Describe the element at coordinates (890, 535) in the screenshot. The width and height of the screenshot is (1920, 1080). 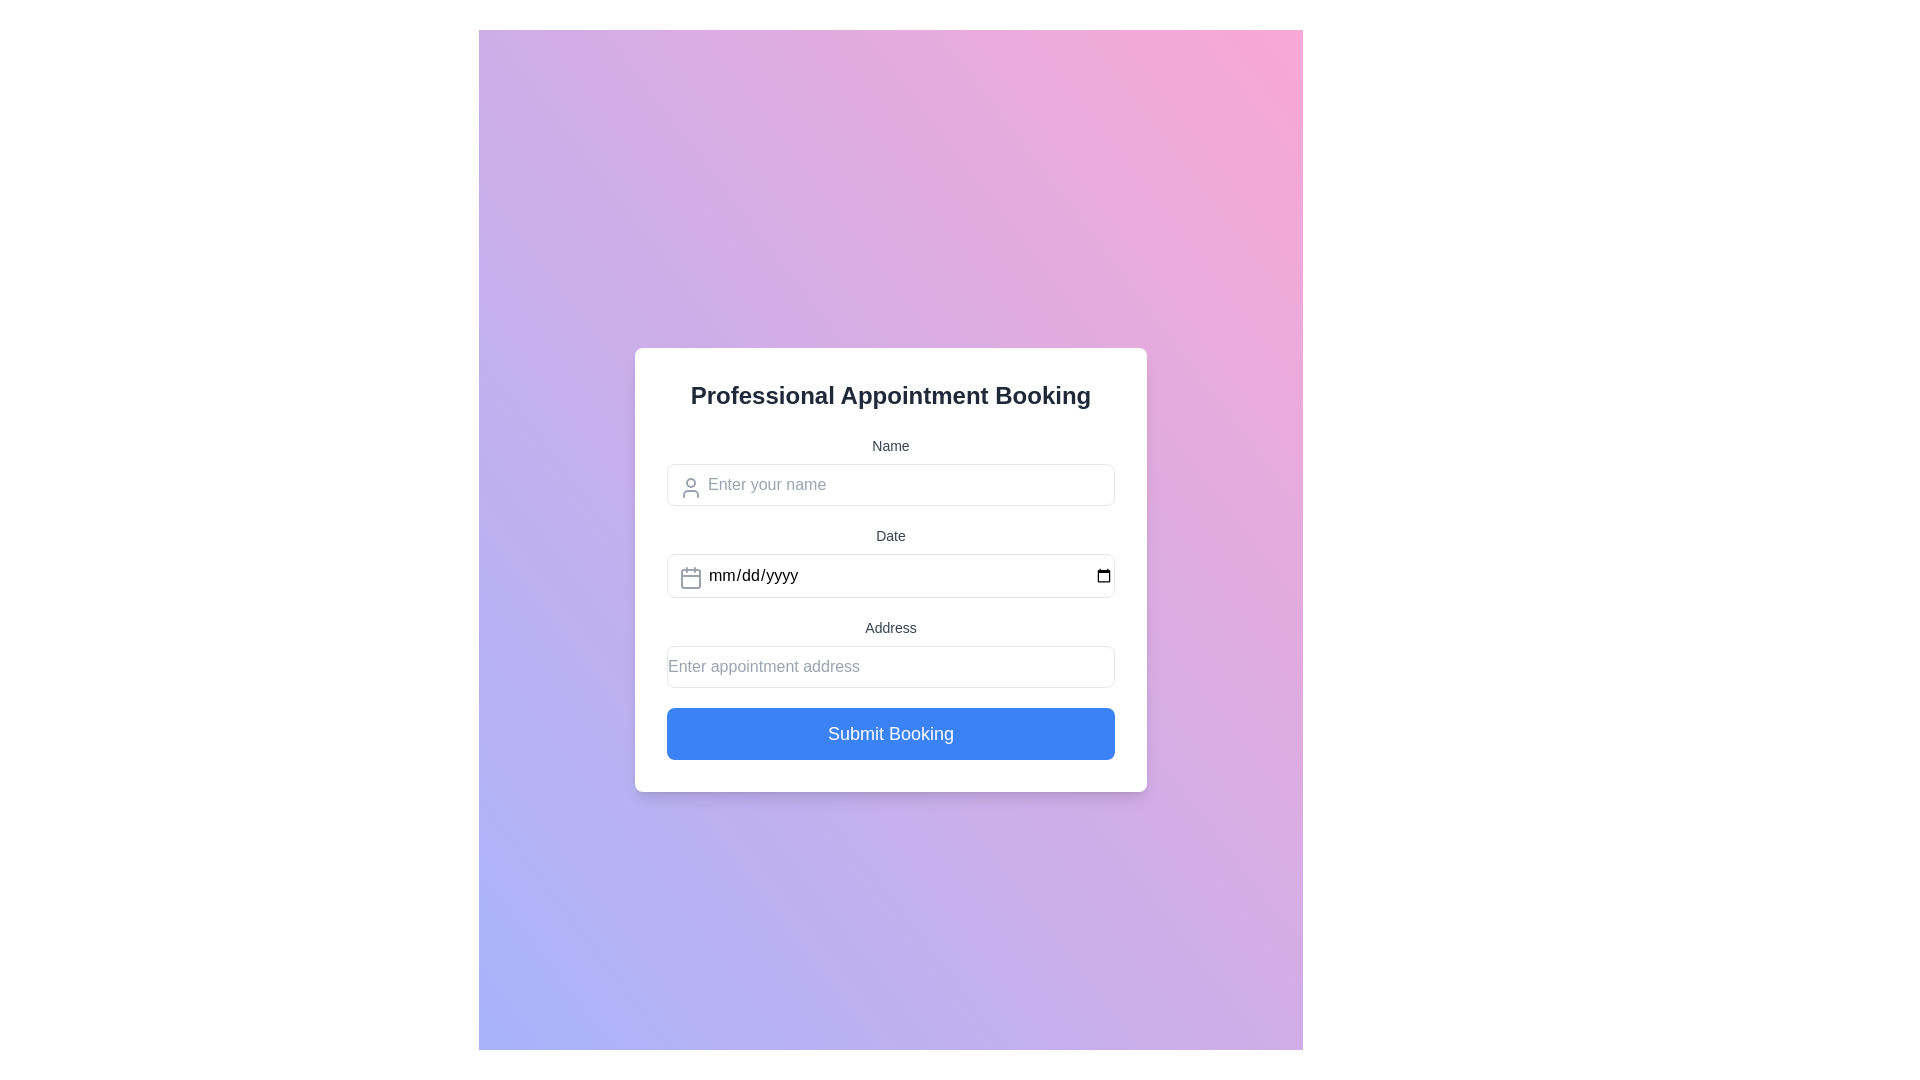
I see `the 'Date' label which is styled in a small font size and gray color, located above the input field within the booking form interface` at that location.